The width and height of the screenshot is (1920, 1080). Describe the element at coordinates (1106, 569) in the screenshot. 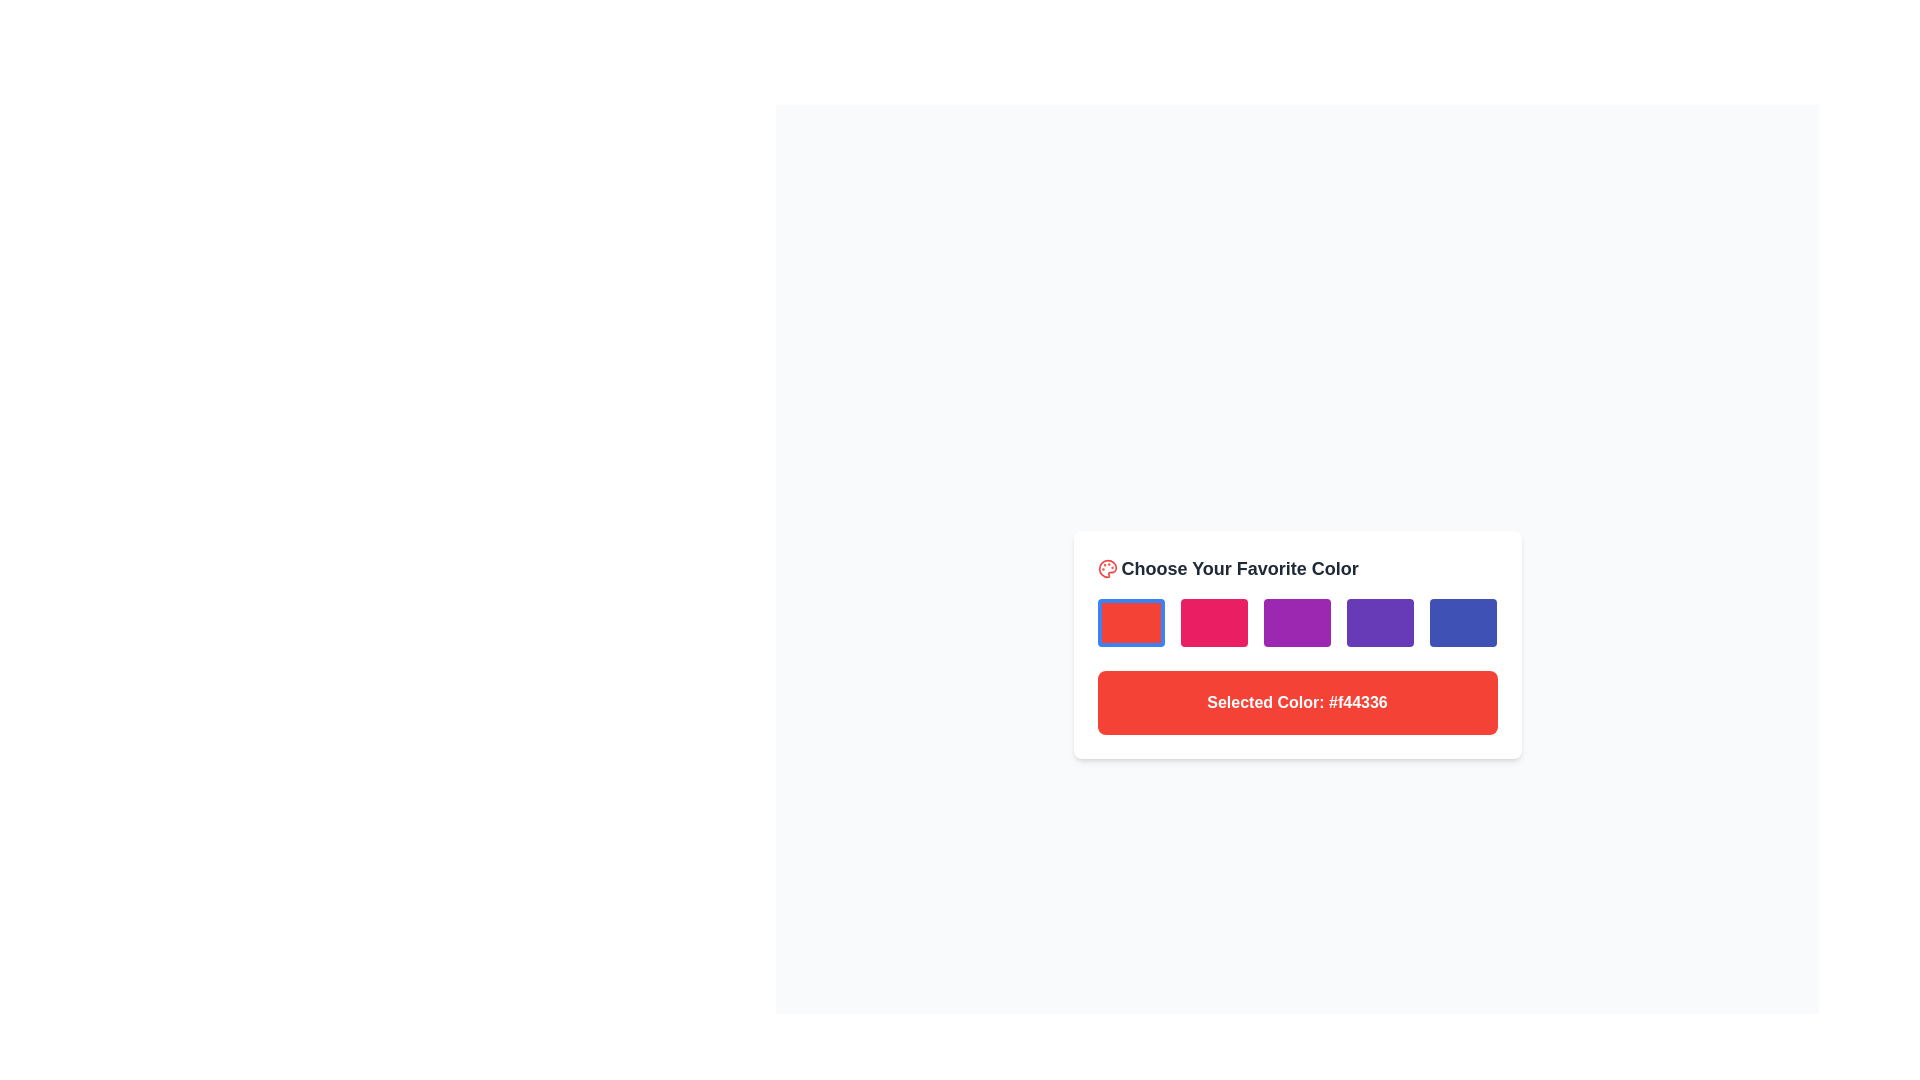

I see `the decorative icon on the leftmost side of the heading 'Choose Your Favorite Color'` at that location.